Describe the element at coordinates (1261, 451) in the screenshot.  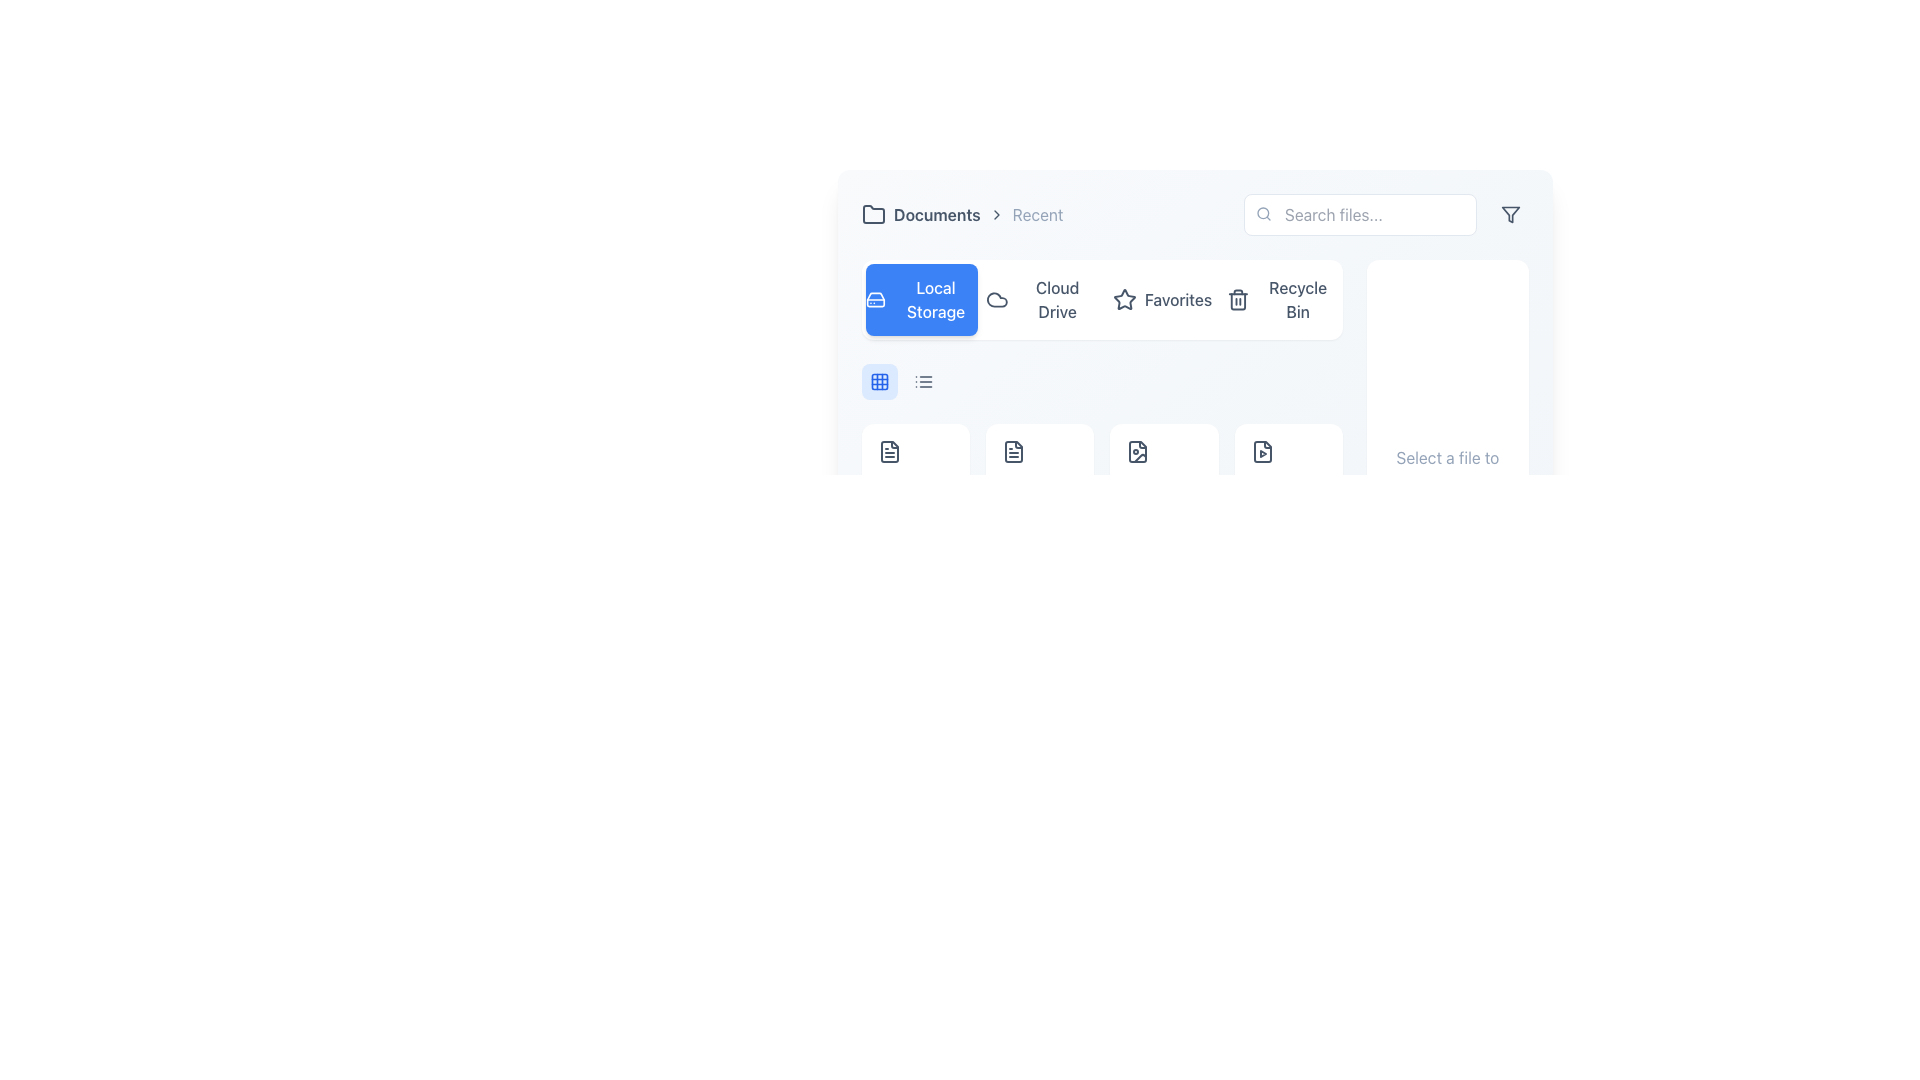
I see `the video file icon, which is the fourth item in the grid layout of icons` at that location.